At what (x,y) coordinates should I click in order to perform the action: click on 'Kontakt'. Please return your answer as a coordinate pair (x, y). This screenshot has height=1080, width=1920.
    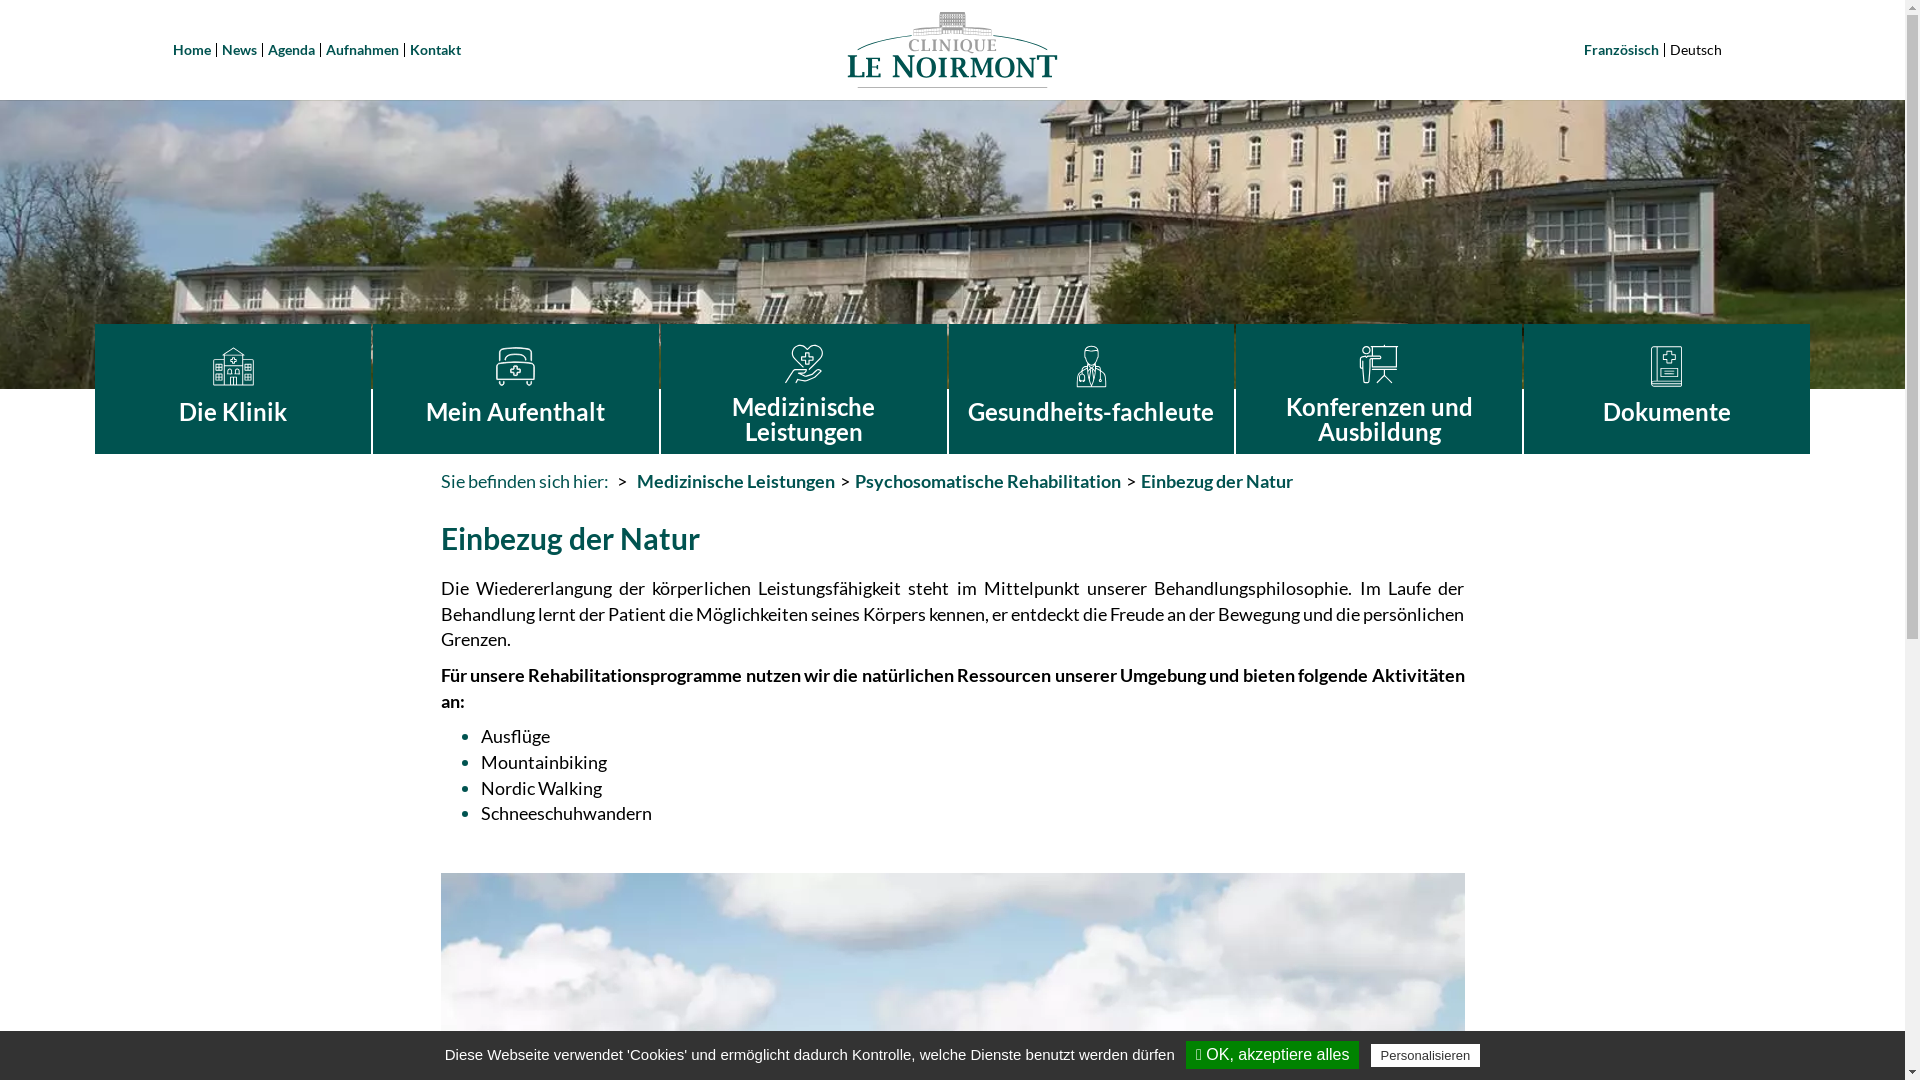
    Looking at the image, I should click on (408, 48).